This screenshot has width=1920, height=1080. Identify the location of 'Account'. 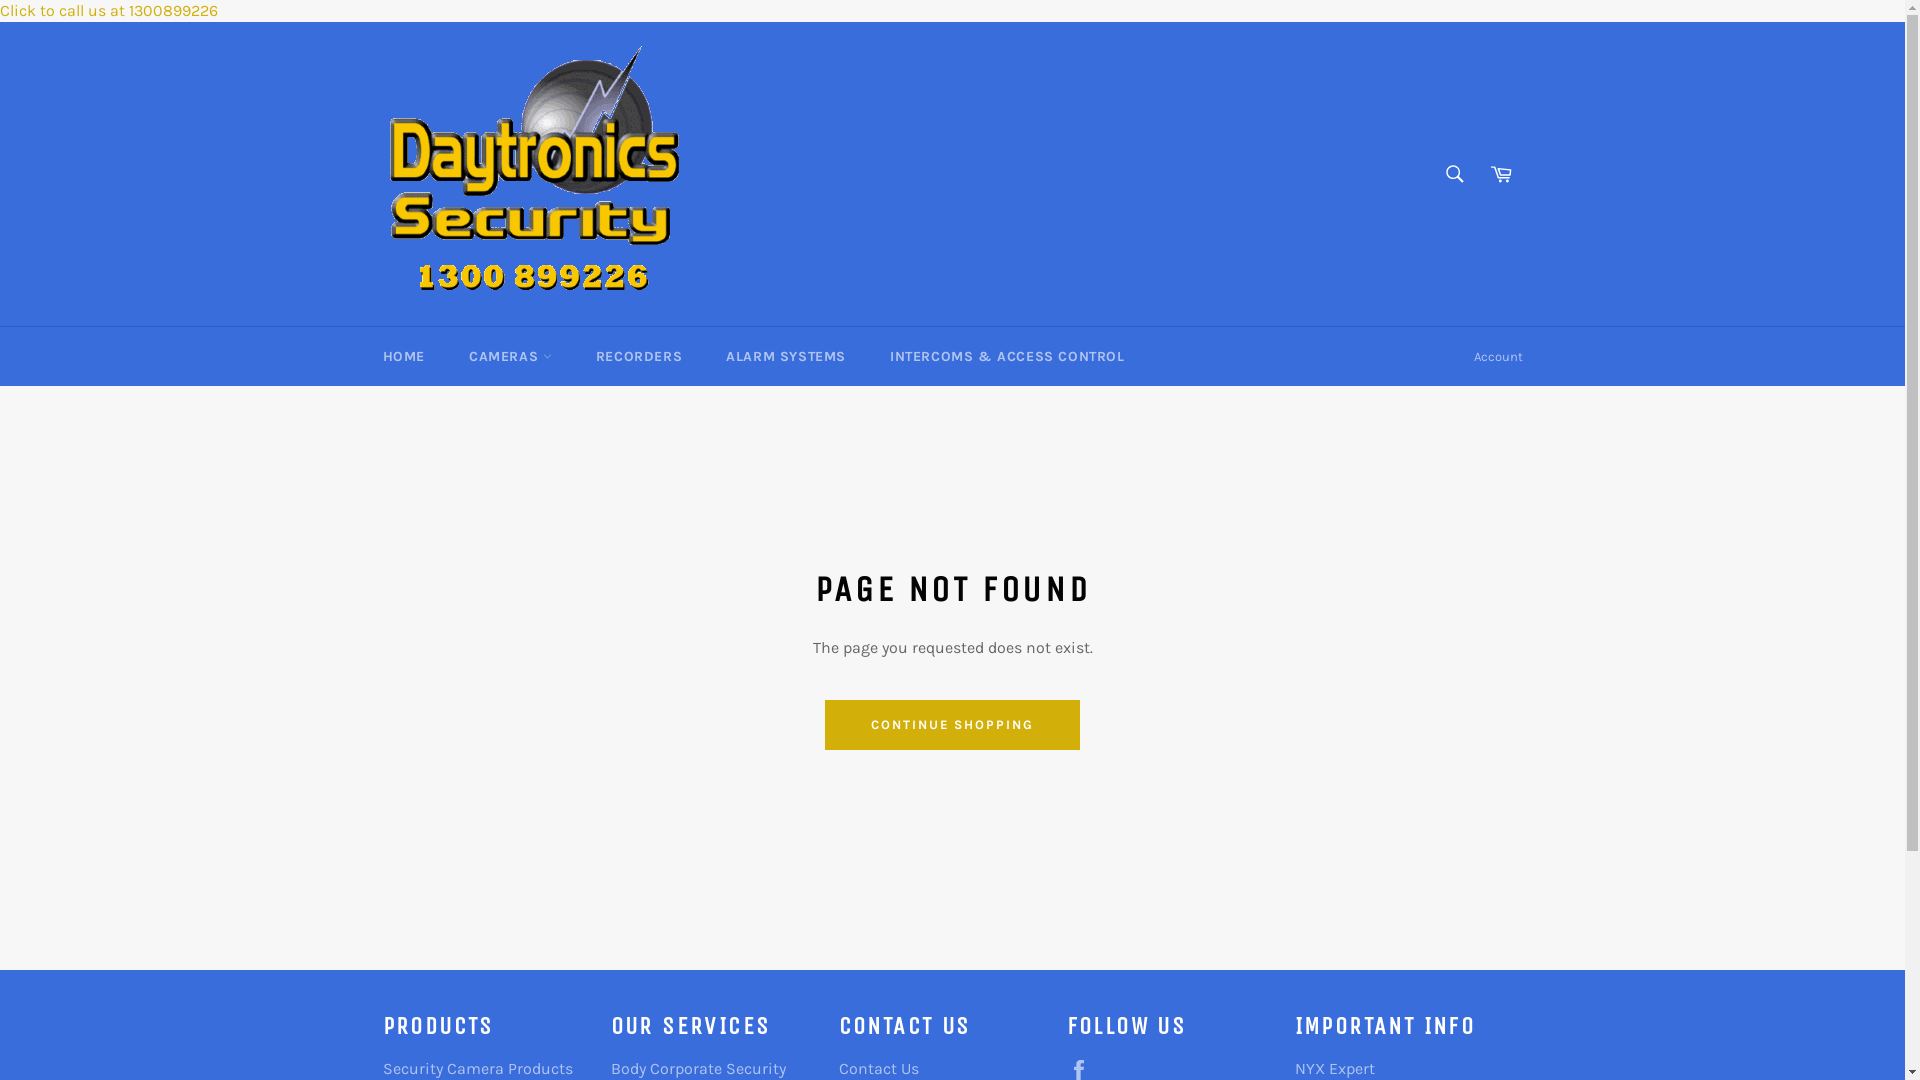
(1498, 356).